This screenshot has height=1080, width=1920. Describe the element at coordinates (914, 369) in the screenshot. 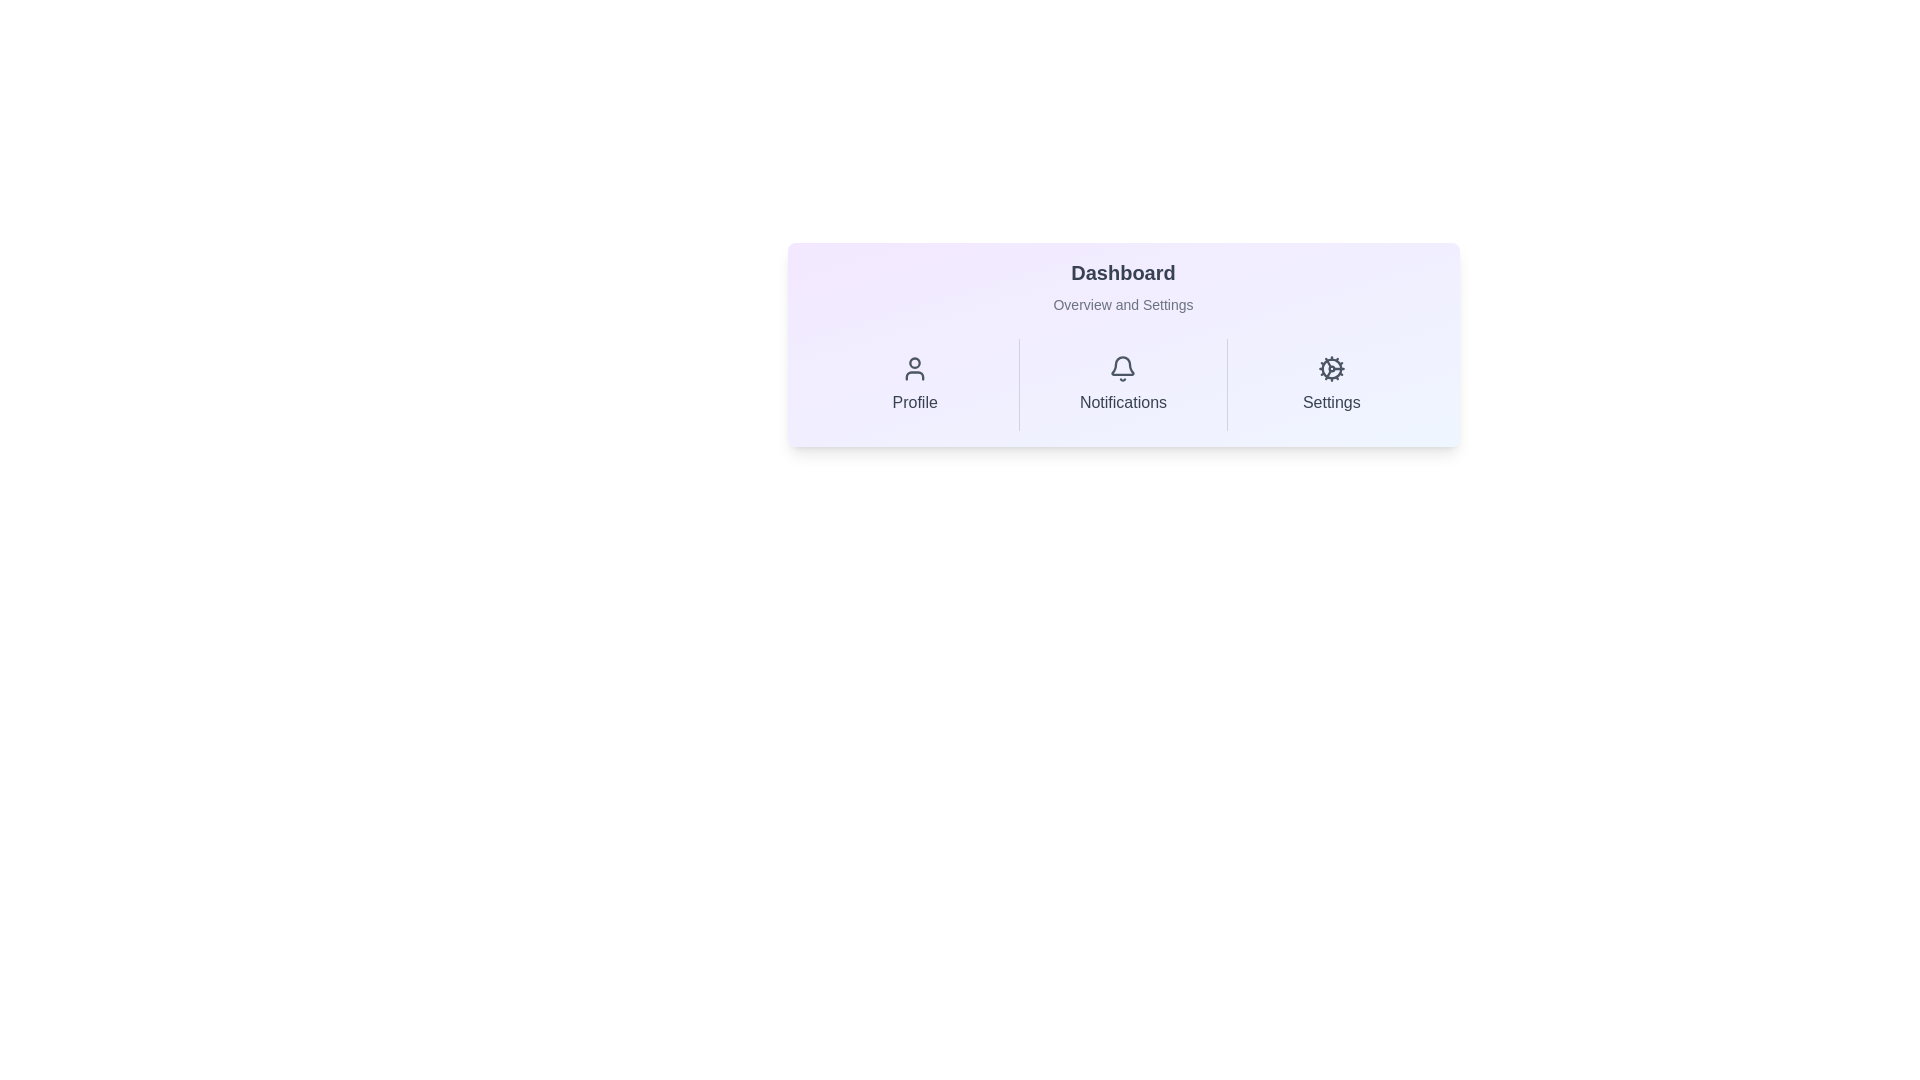

I see `the profile icon located above the 'Profile' text in the navigation bar` at that location.